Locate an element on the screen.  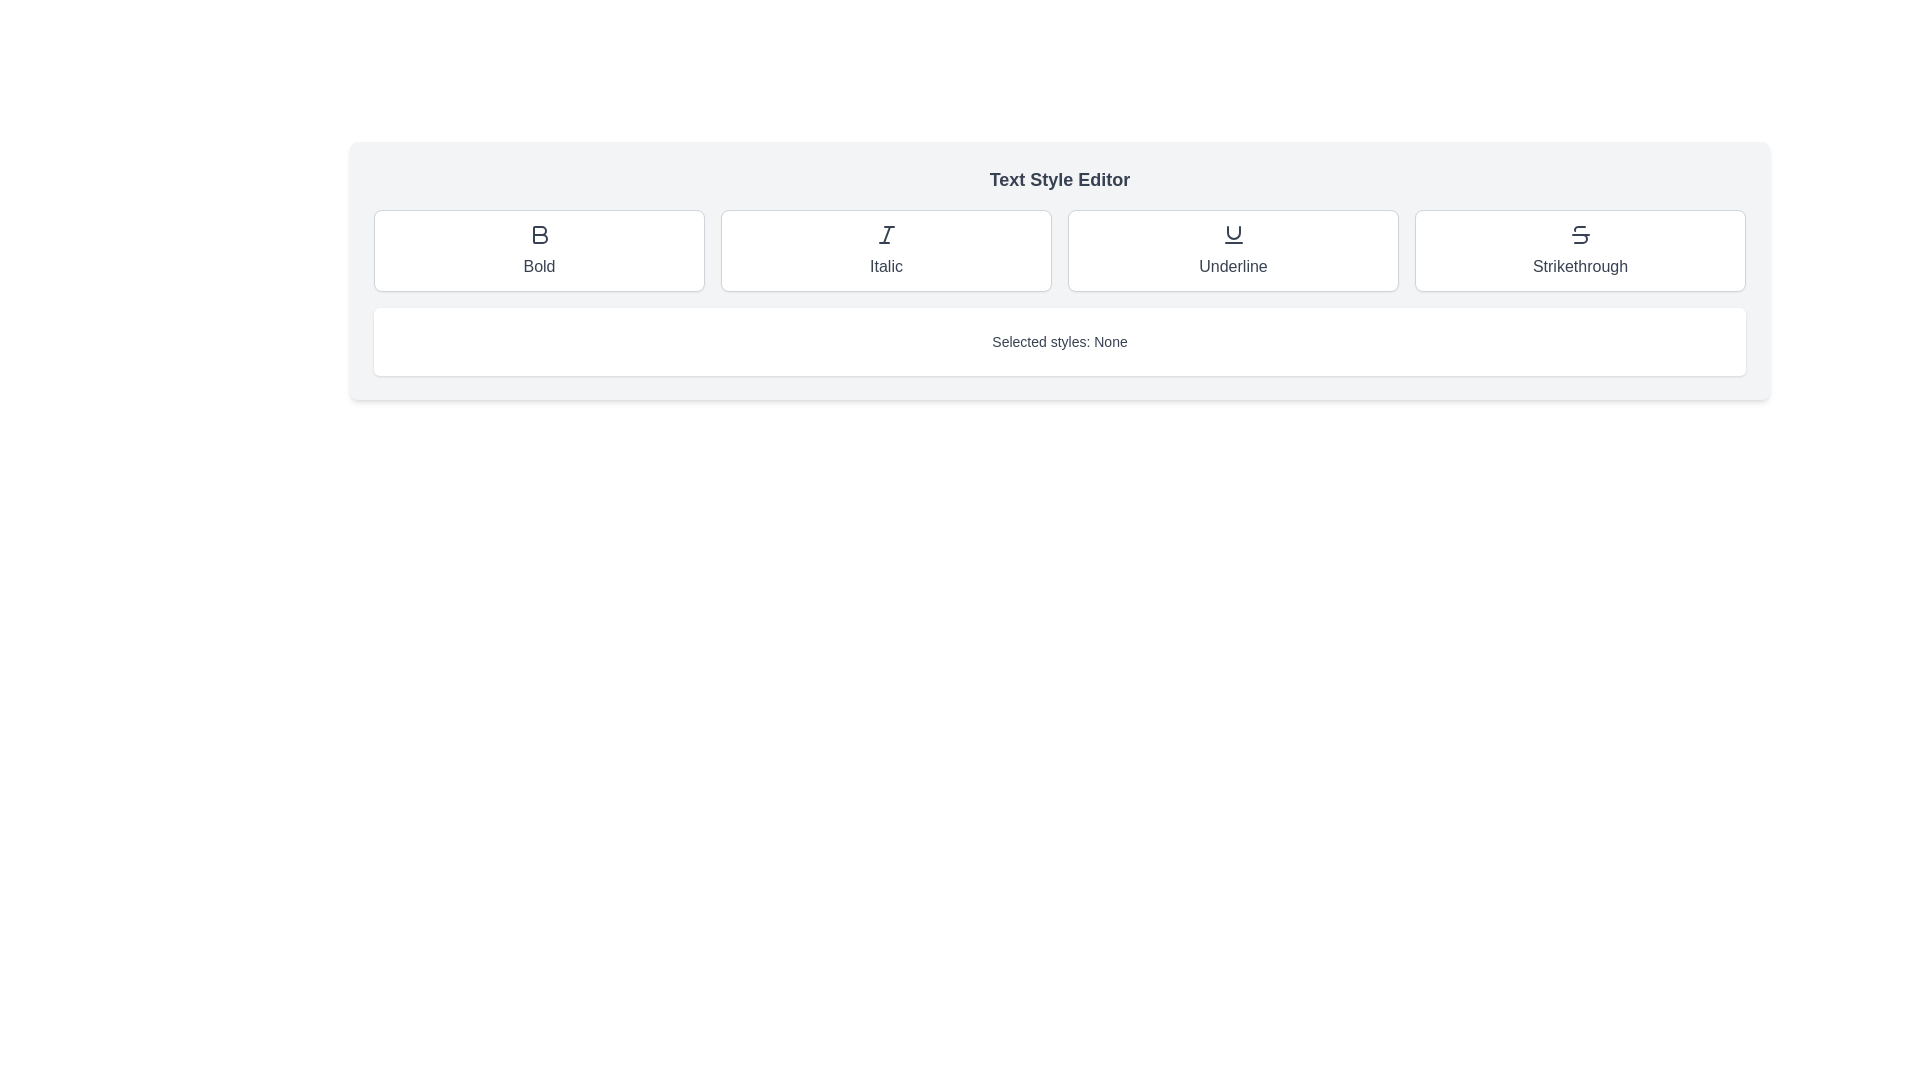
the descriptive label indicating that clicking the button will apply or remove underline styling to text, located beneath the 'U' icon in the 'Underline' button is located at coordinates (1232, 265).